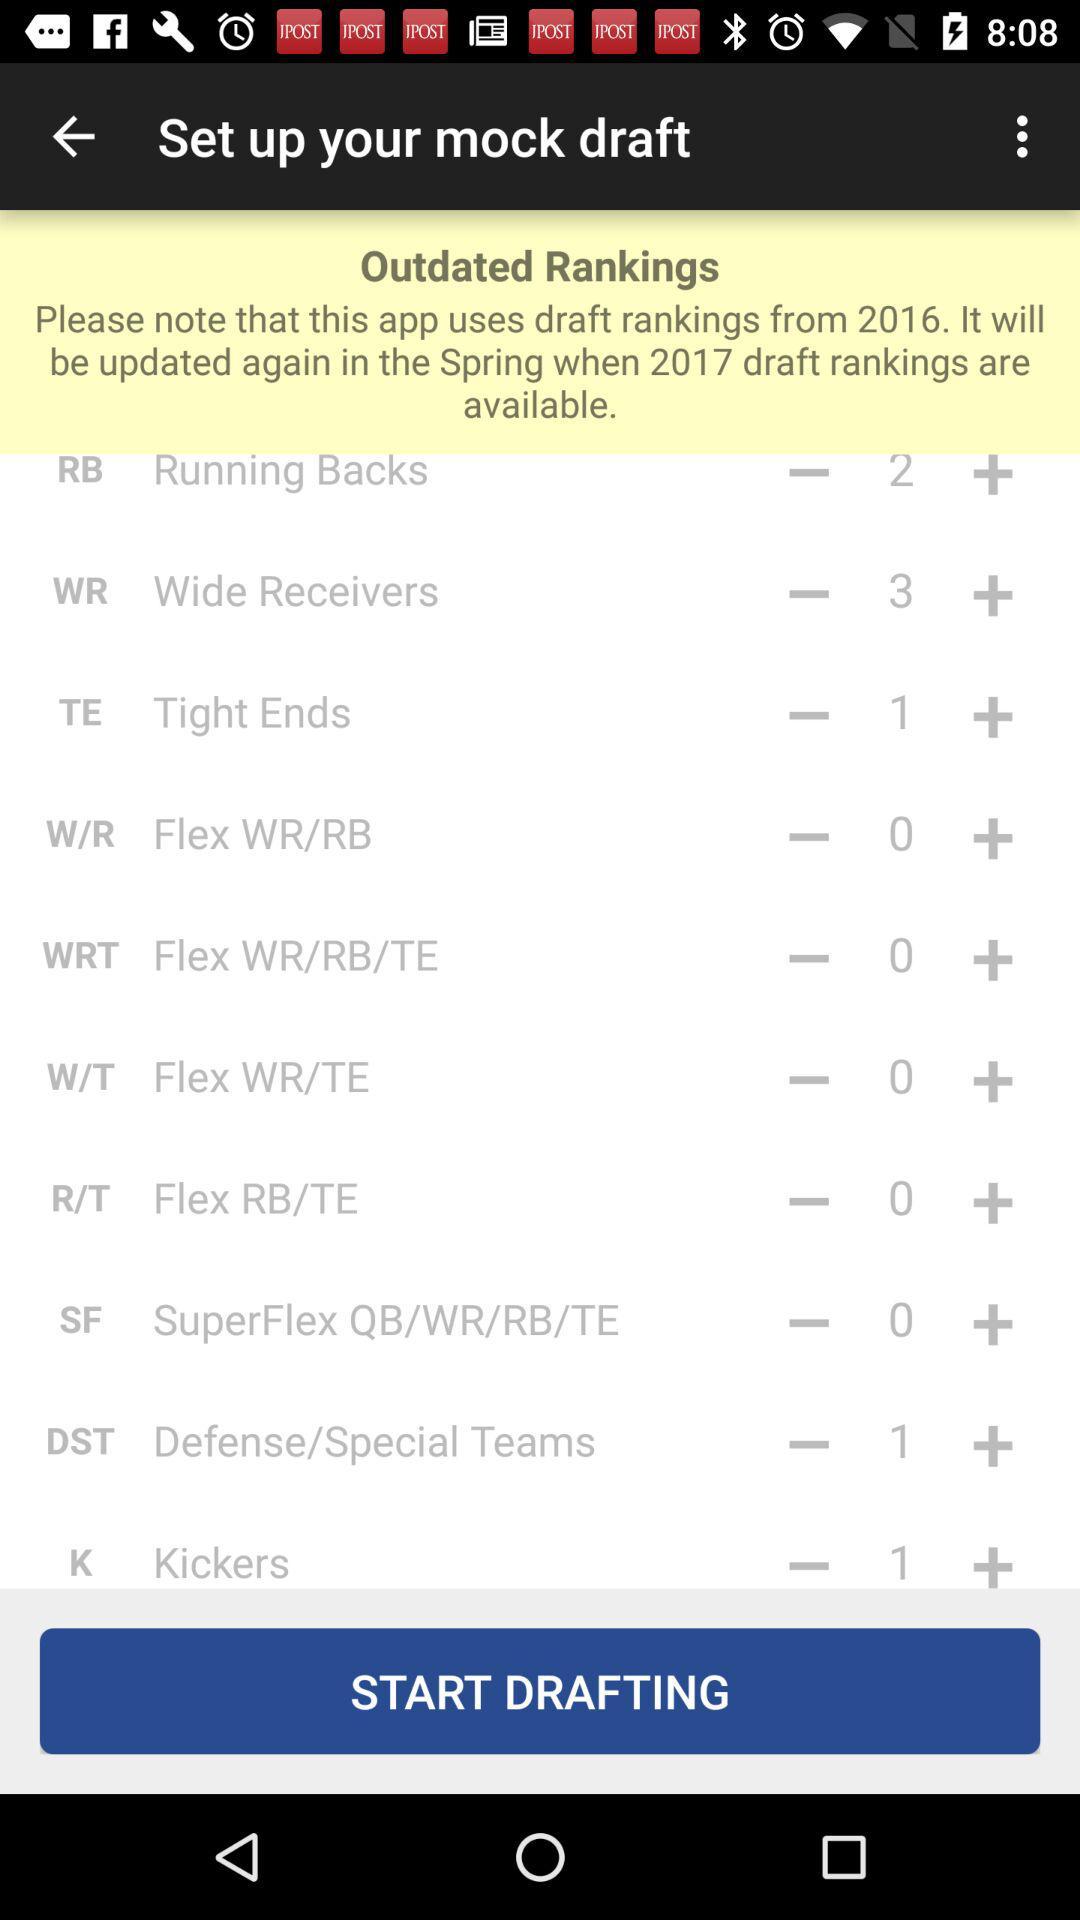  Describe the element at coordinates (808, 1440) in the screenshot. I see `the item to the right of defense/special teams icon` at that location.